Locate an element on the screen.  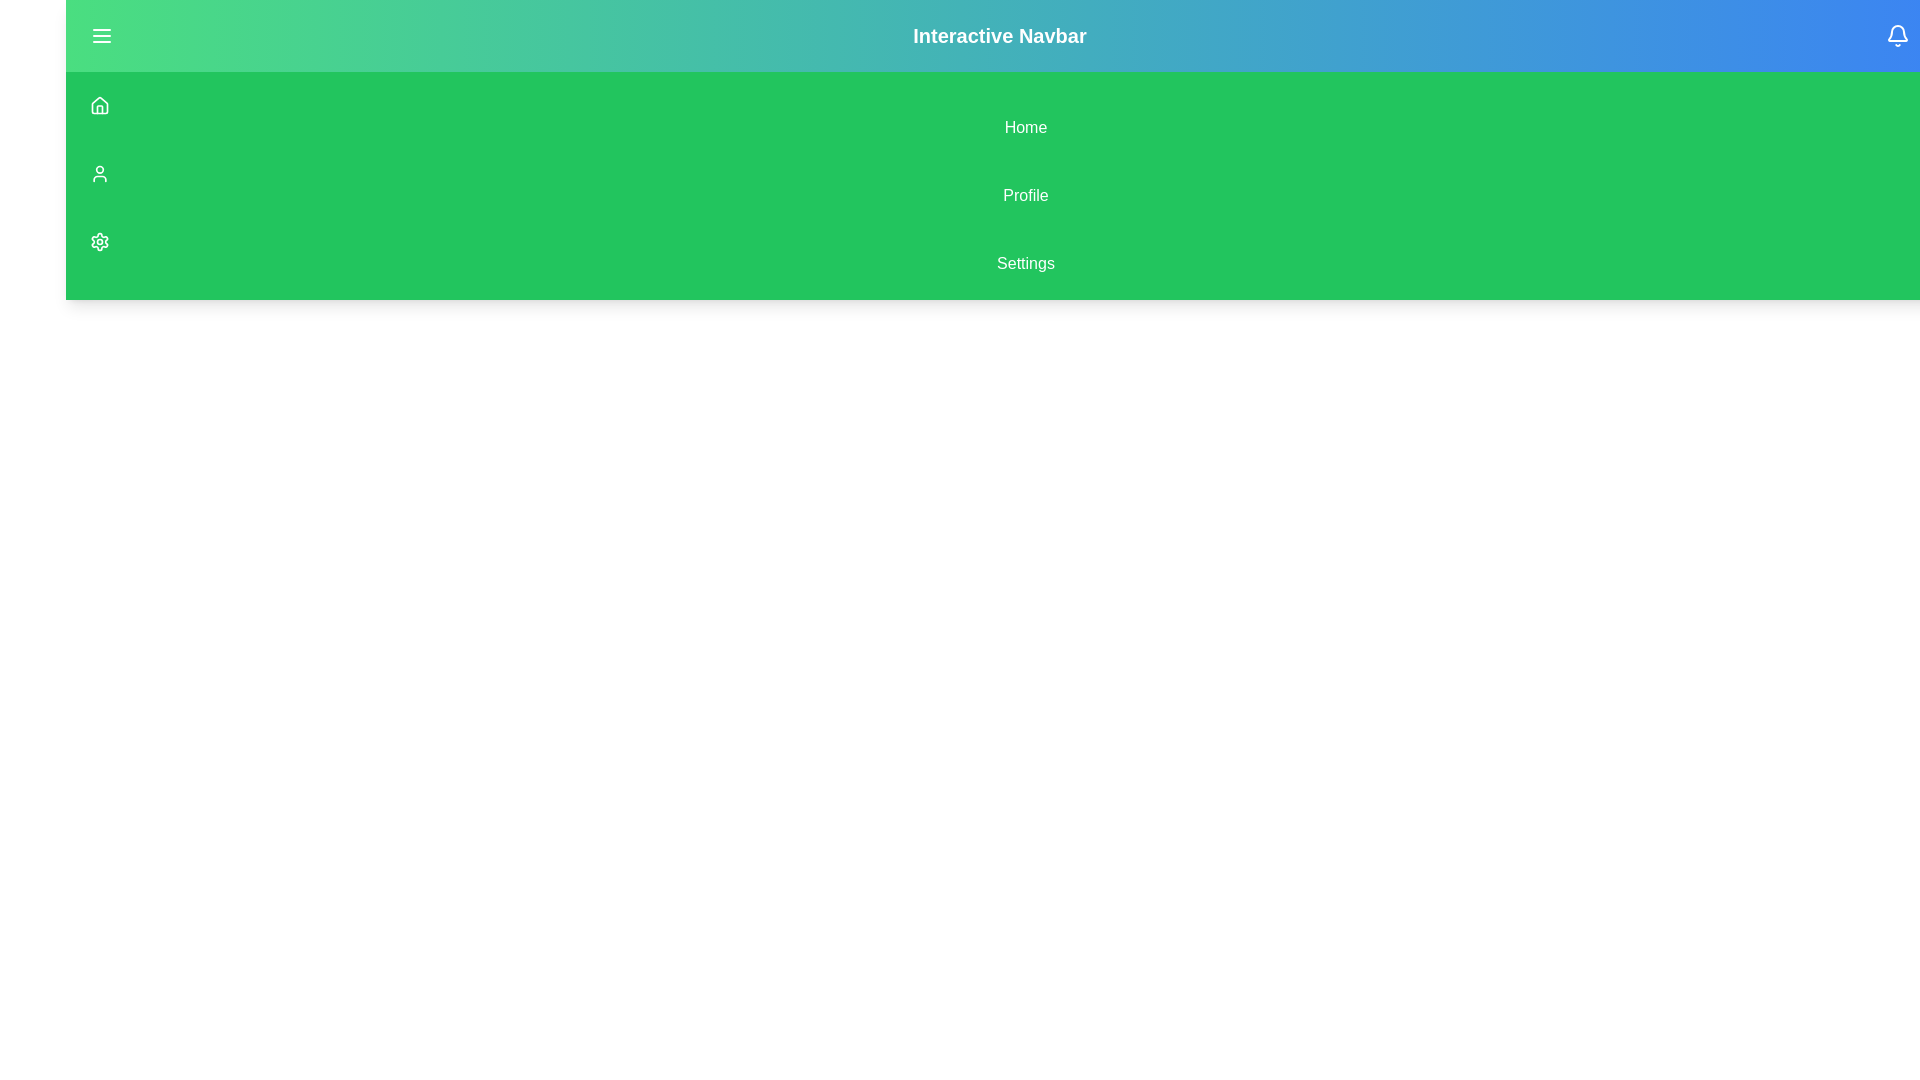
the centrally aligned text label in the upper navigation bar that represents the application's title or section header is located at coordinates (999, 35).